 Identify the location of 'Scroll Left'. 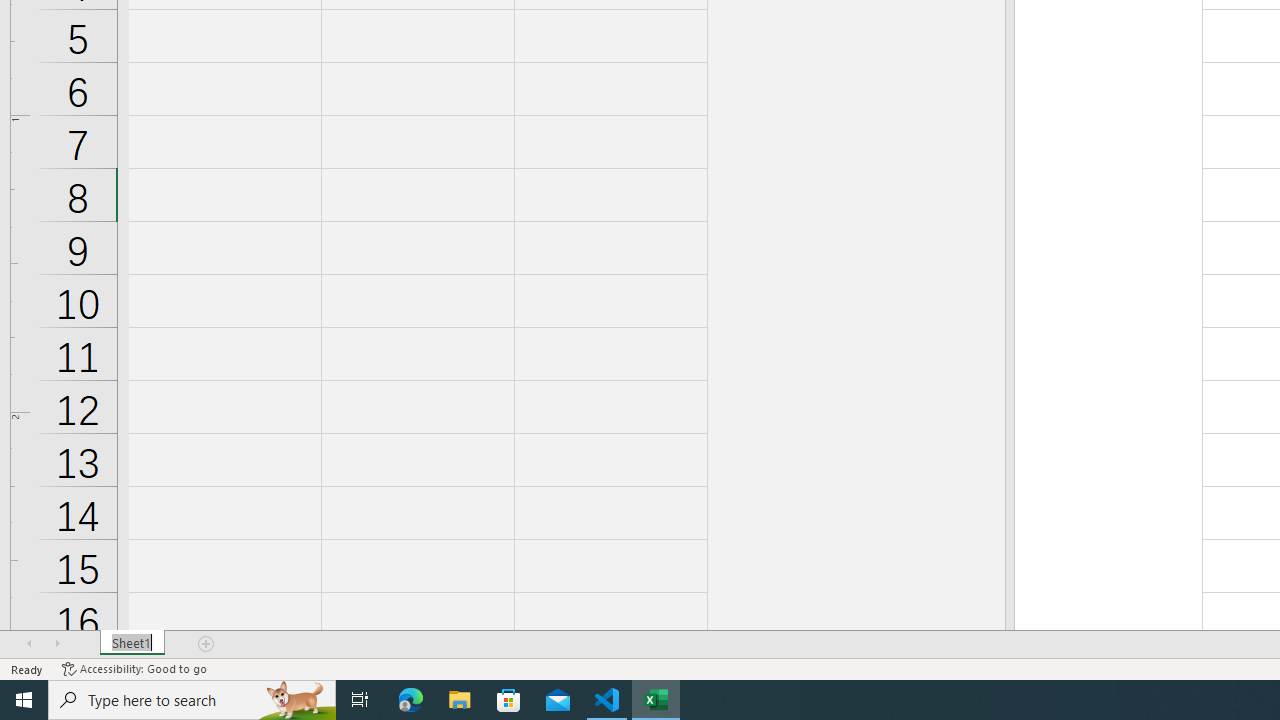
(29, 644).